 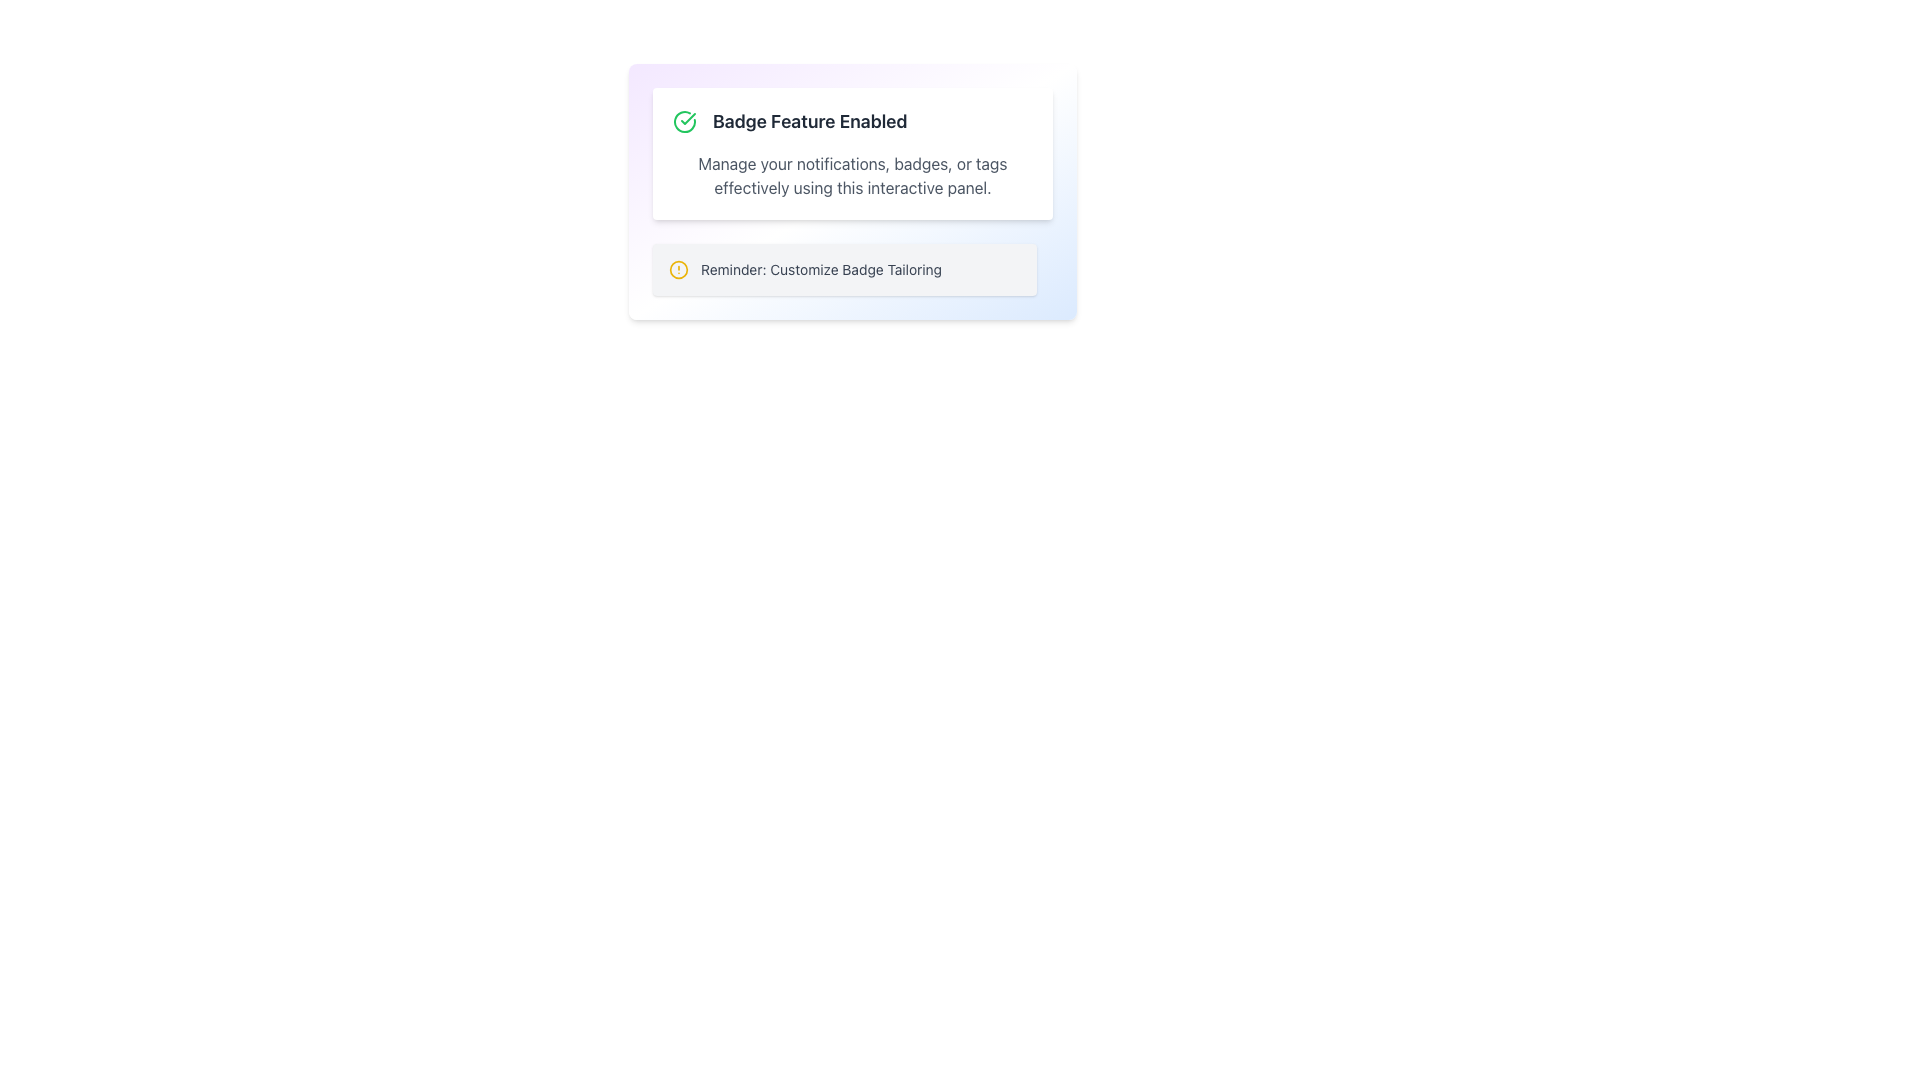 I want to click on the informational reminder text with icon, which is centrally aligned below the 'Badge Feature Enabled' heading, so click(x=844, y=270).